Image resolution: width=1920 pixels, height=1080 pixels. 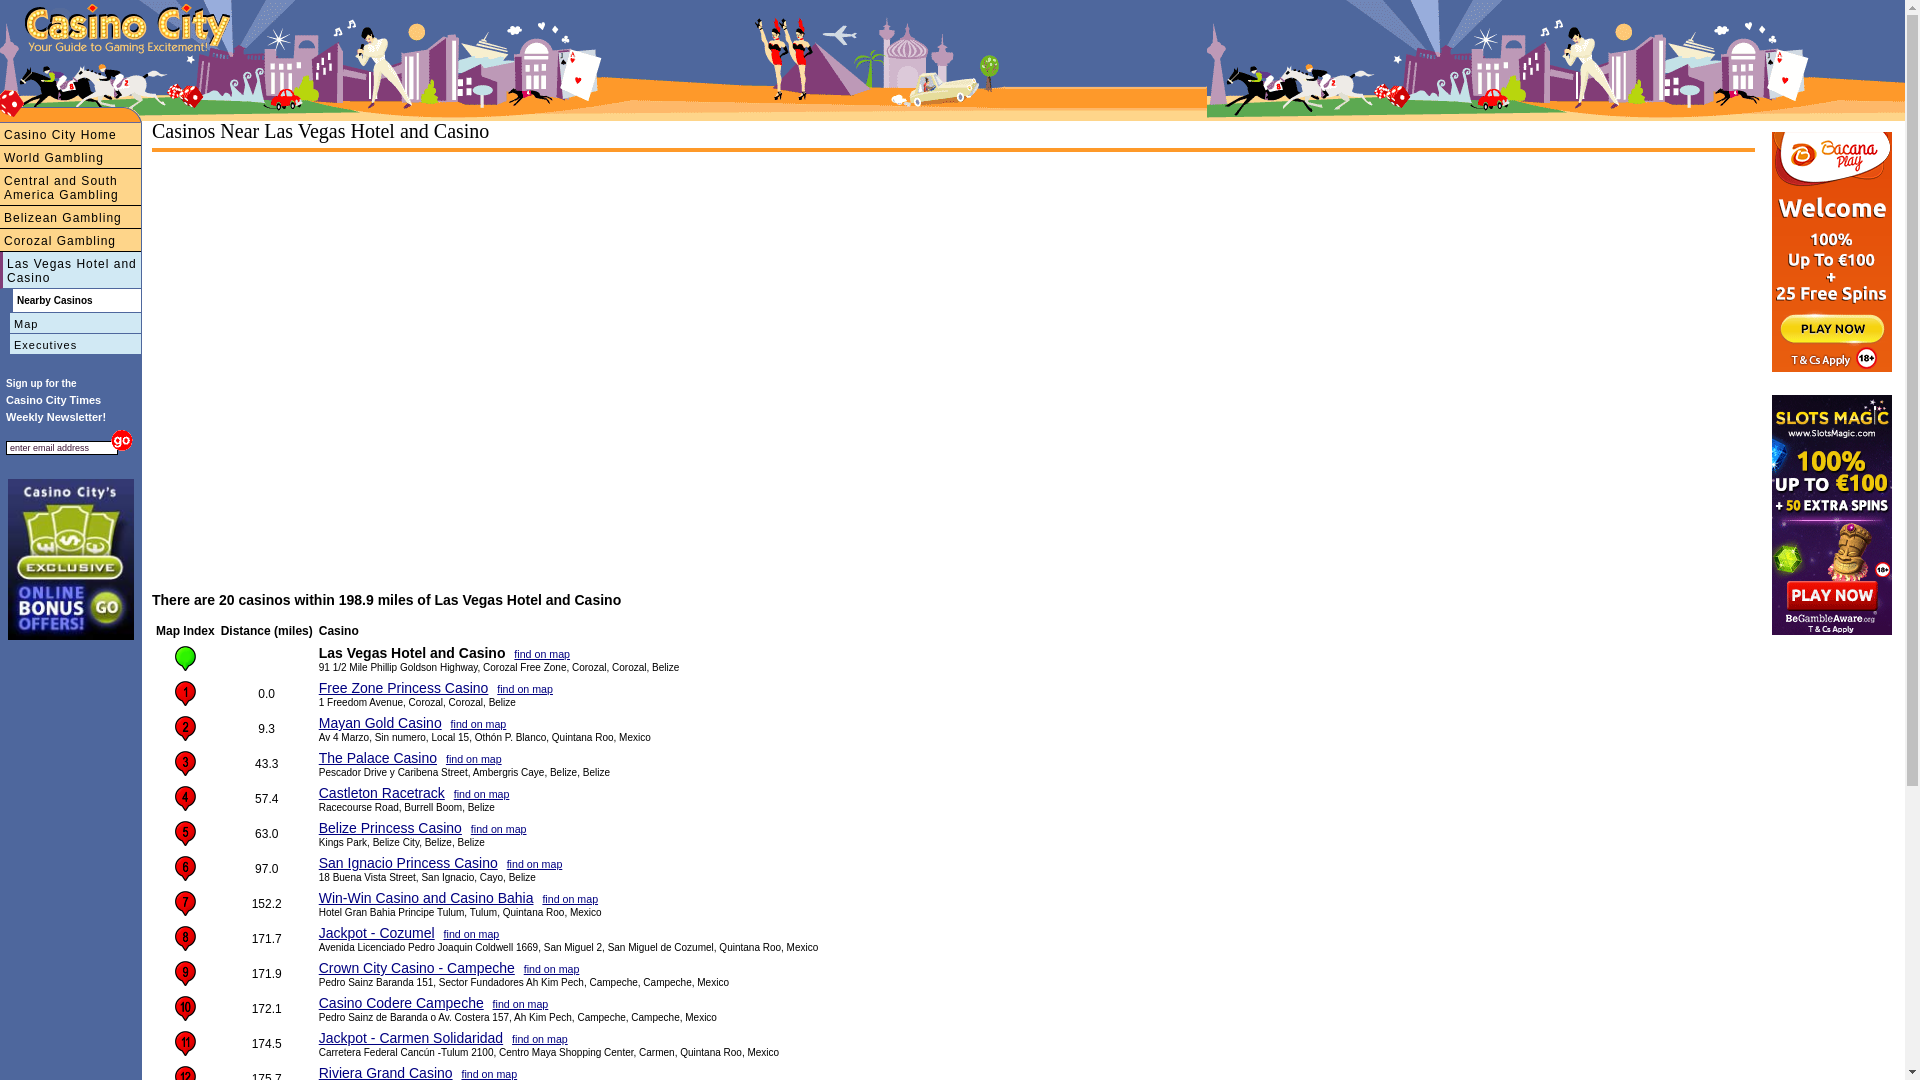 I want to click on 'San Ignacio Princess Casino', so click(x=317, y=862).